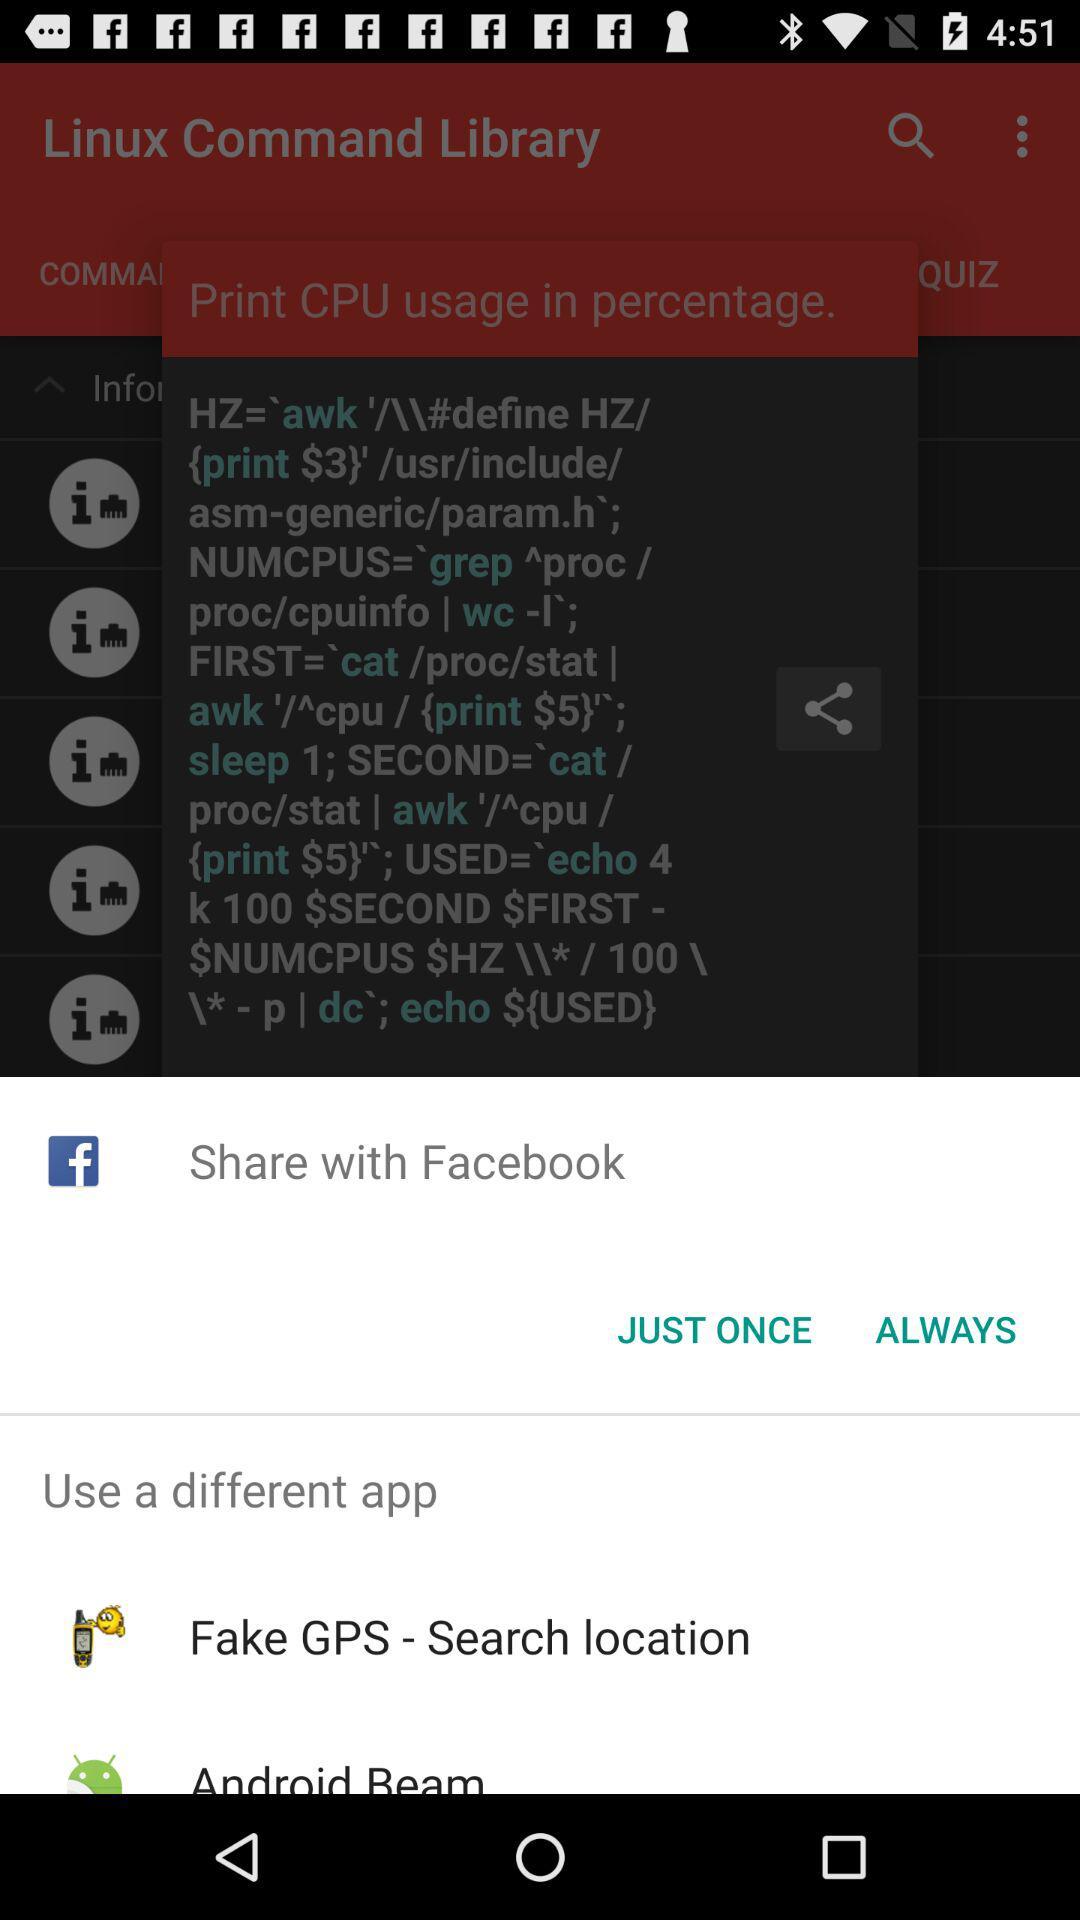 This screenshot has width=1080, height=1920. I want to click on icon to the right of just once button, so click(945, 1329).